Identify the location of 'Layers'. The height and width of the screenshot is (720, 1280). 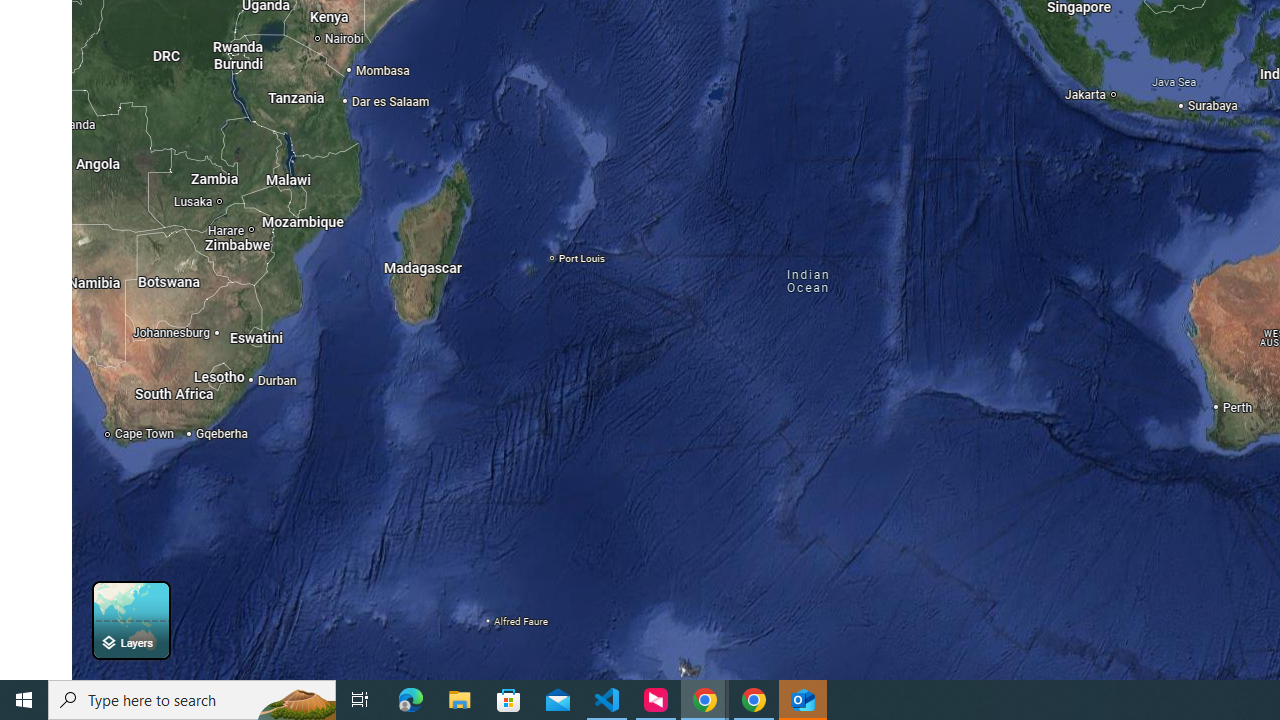
(130, 619).